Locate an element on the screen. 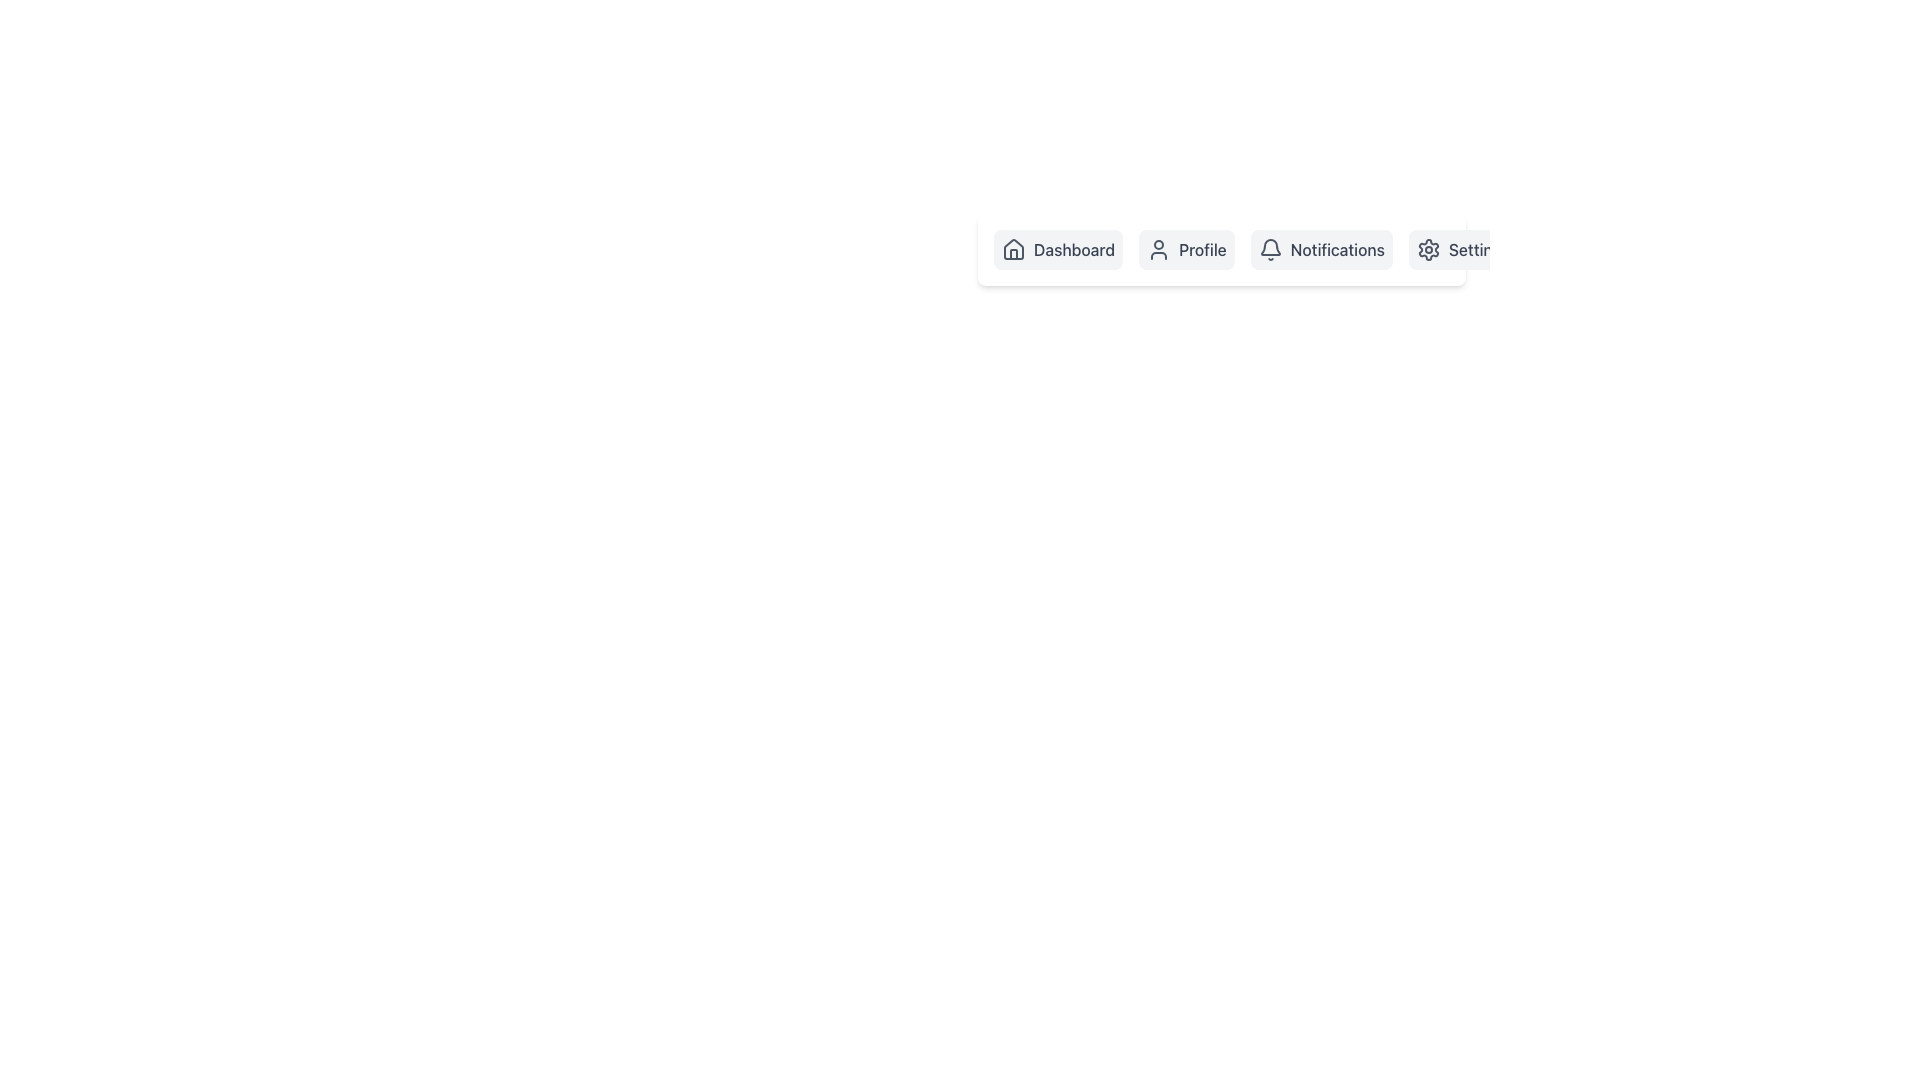 The width and height of the screenshot is (1920, 1080). the 'Dashboard' navigation button, which is the first option in the navigation bar with a house-shaped icon and a light gray background that changes color on hover is located at coordinates (1057, 249).